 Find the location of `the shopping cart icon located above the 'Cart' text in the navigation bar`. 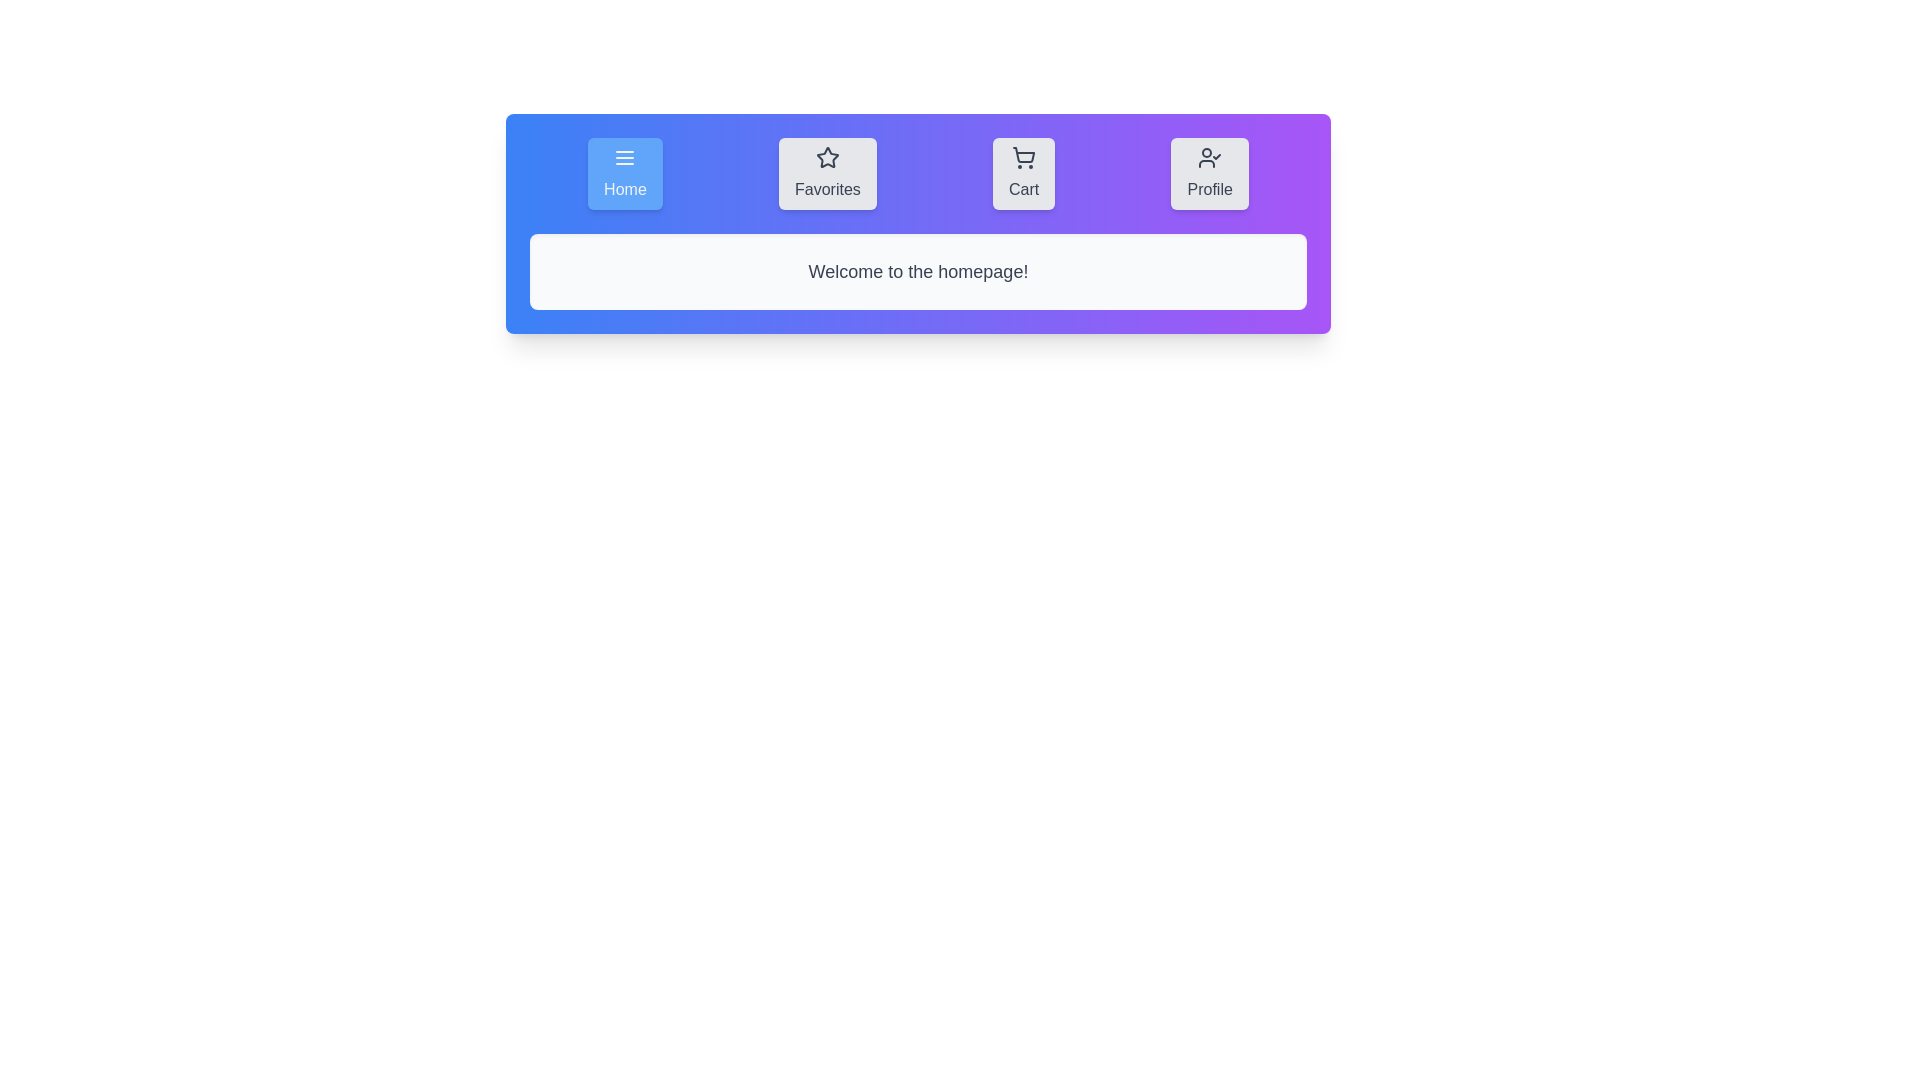

the shopping cart icon located above the 'Cart' text in the navigation bar is located at coordinates (1024, 157).